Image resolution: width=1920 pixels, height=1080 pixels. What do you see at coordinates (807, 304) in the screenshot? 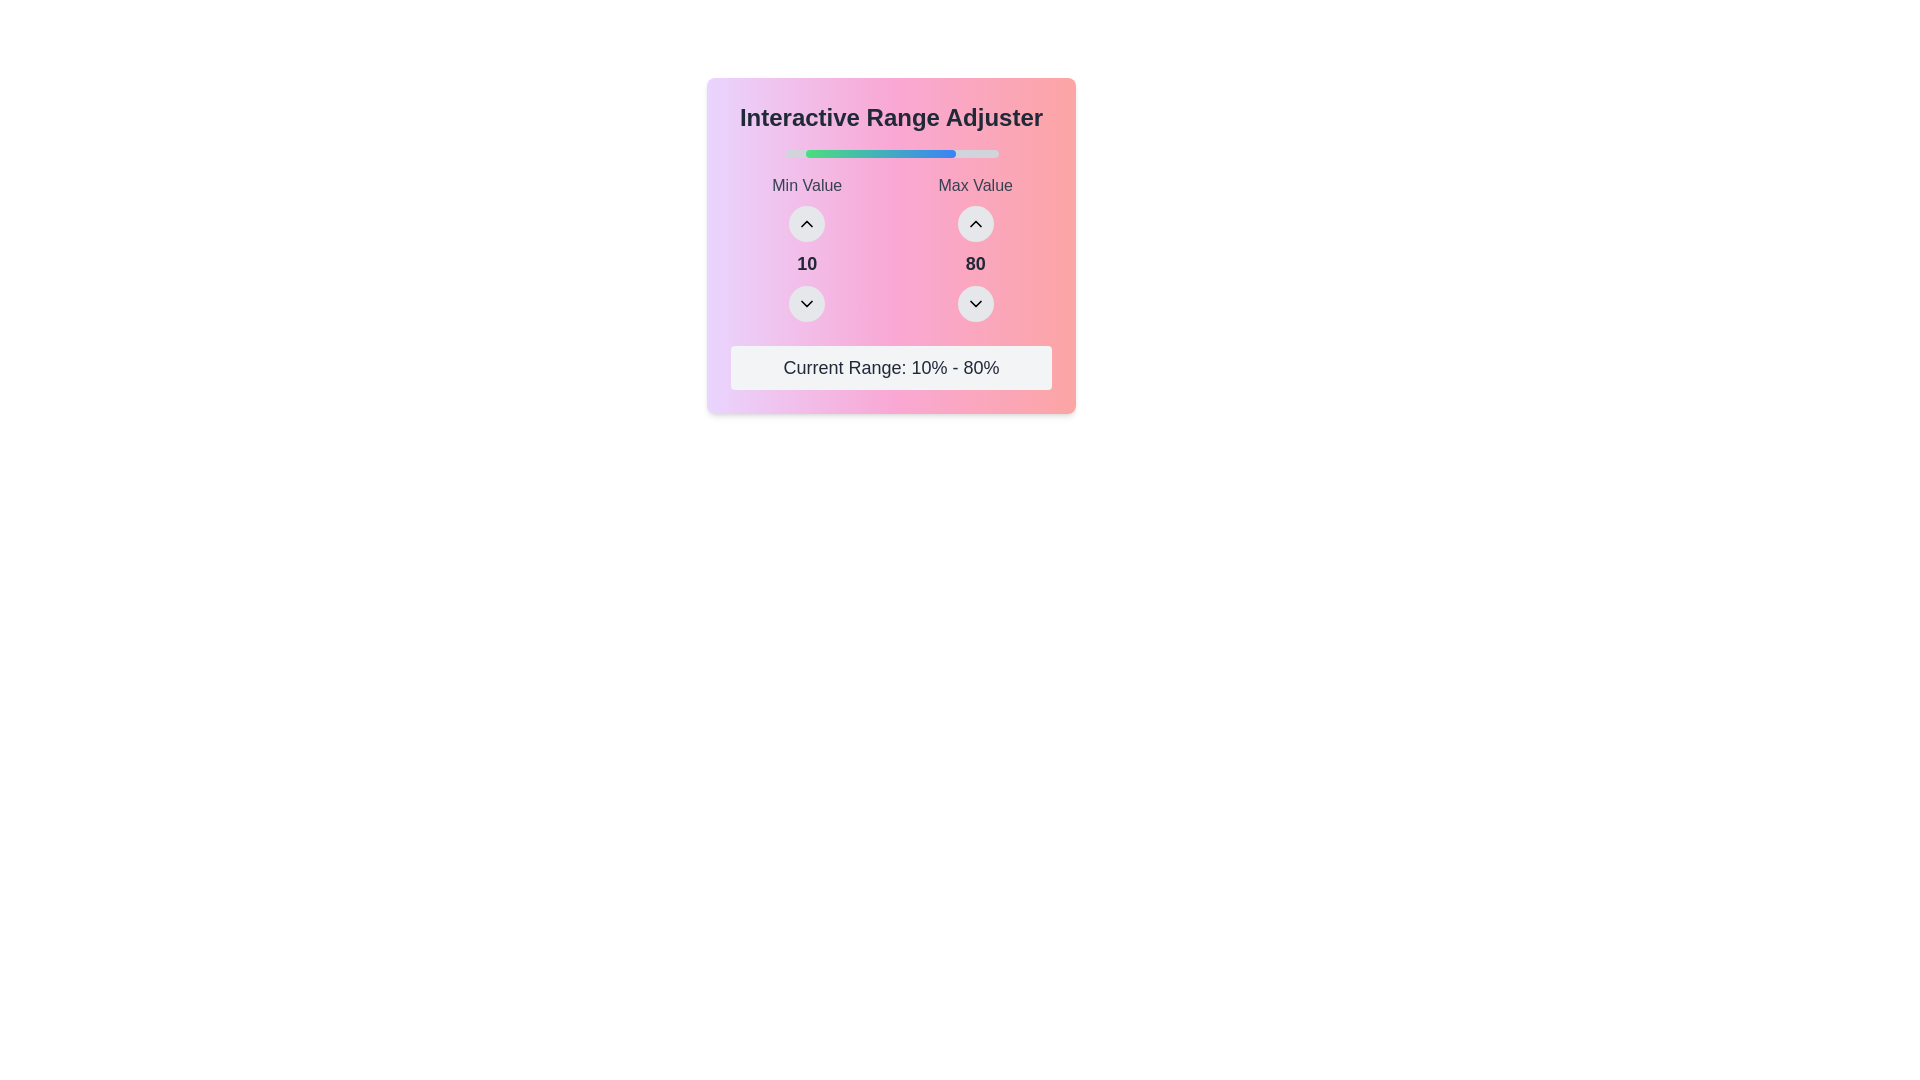
I see `the downward-pointing chevron button located at the bottom left part of the range adjuster interface, below the 'Min Value' numeric display and upward arrow to interact` at bounding box center [807, 304].